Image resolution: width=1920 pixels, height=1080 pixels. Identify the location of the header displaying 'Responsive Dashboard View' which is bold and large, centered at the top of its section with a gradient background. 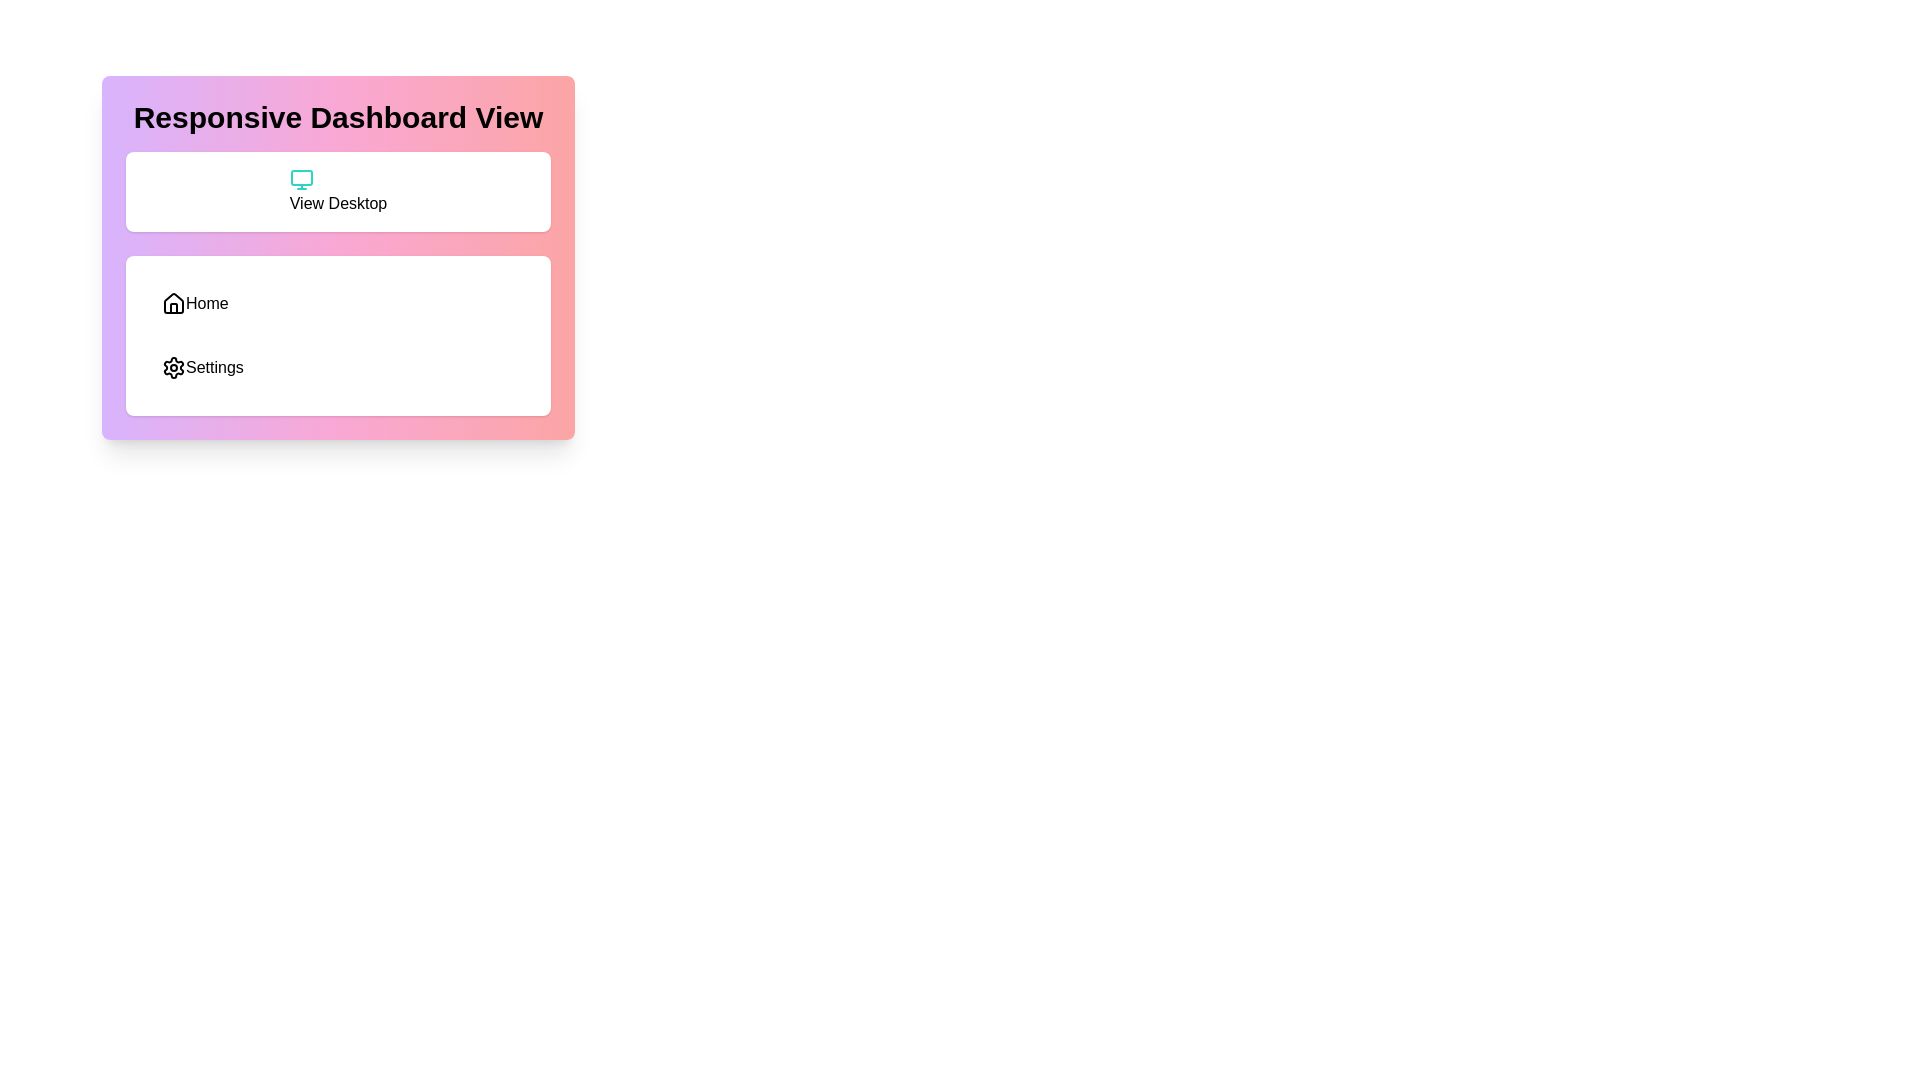
(338, 118).